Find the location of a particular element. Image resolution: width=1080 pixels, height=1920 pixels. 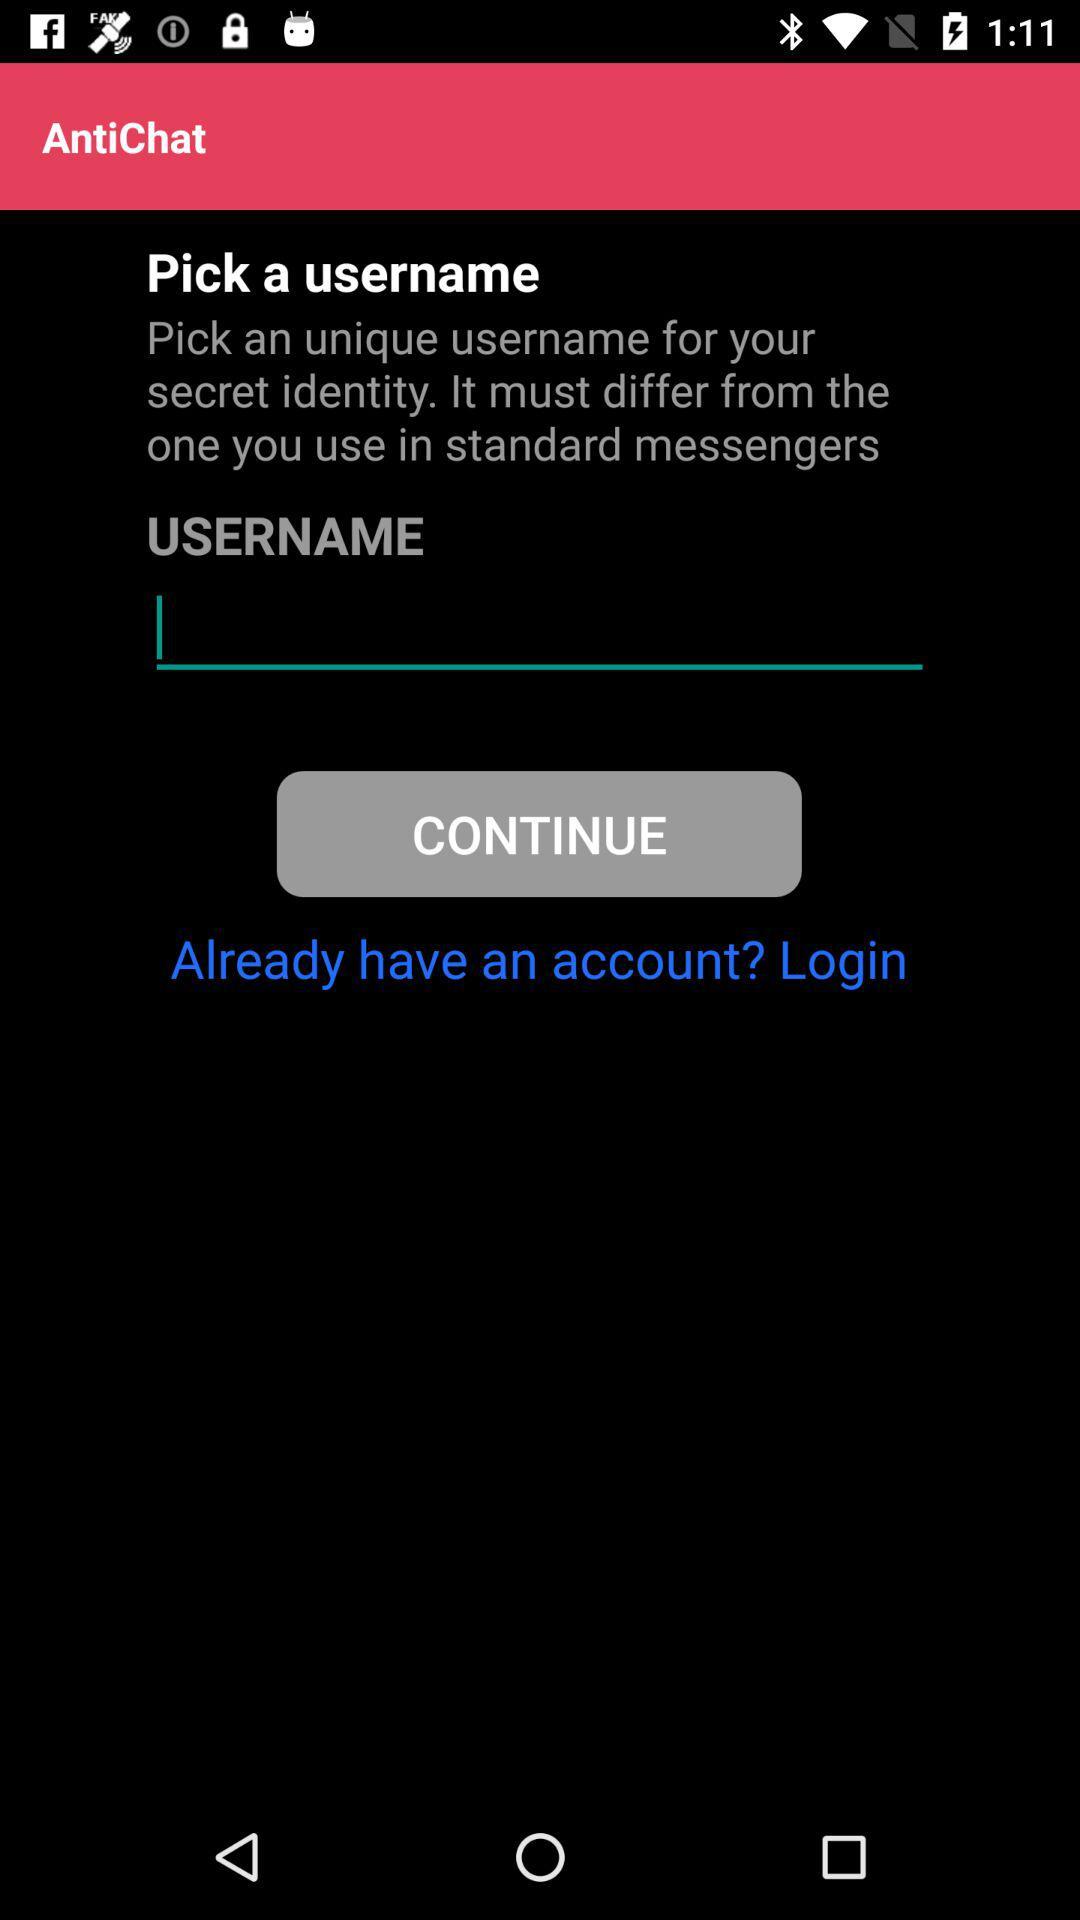

username field is located at coordinates (538, 627).